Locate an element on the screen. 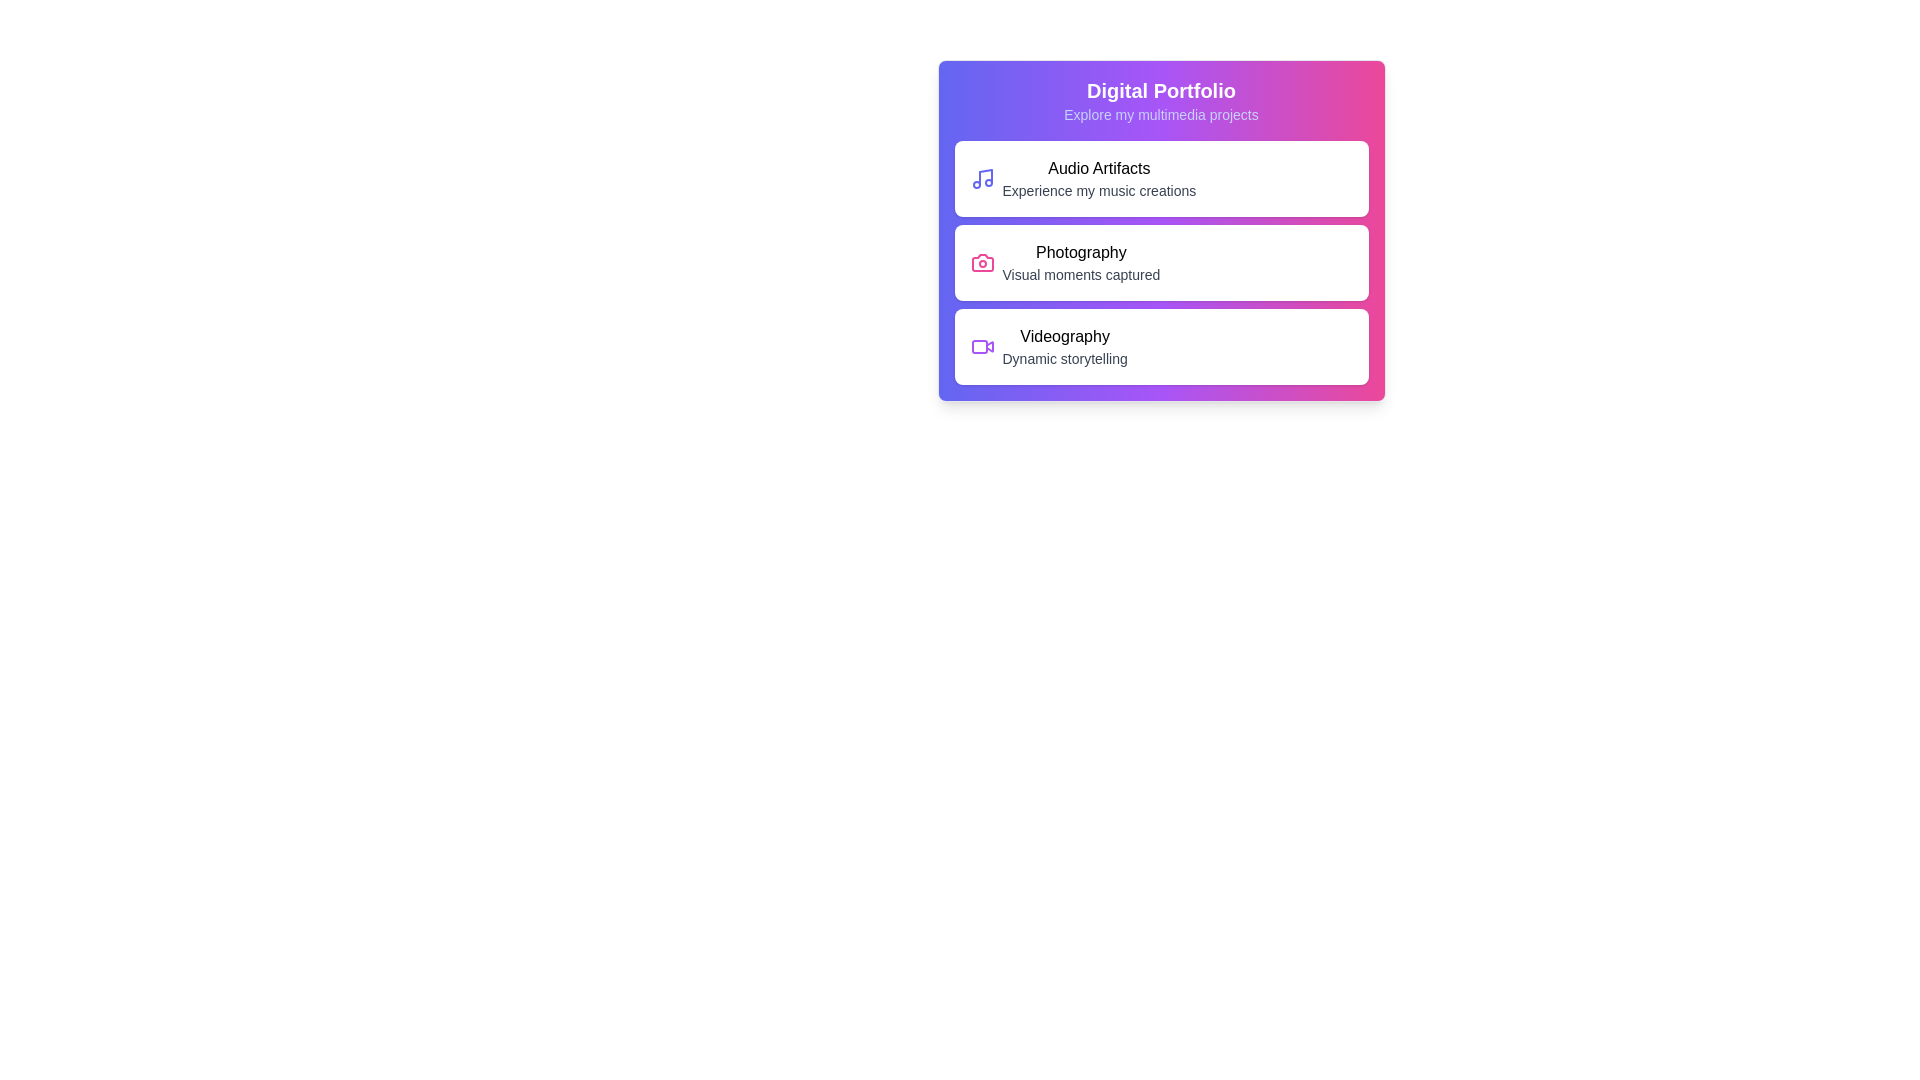  the text label that serves as a title or header within its card, located at the top-left of a card inside the digital portfolio section is located at coordinates (1098, 168).